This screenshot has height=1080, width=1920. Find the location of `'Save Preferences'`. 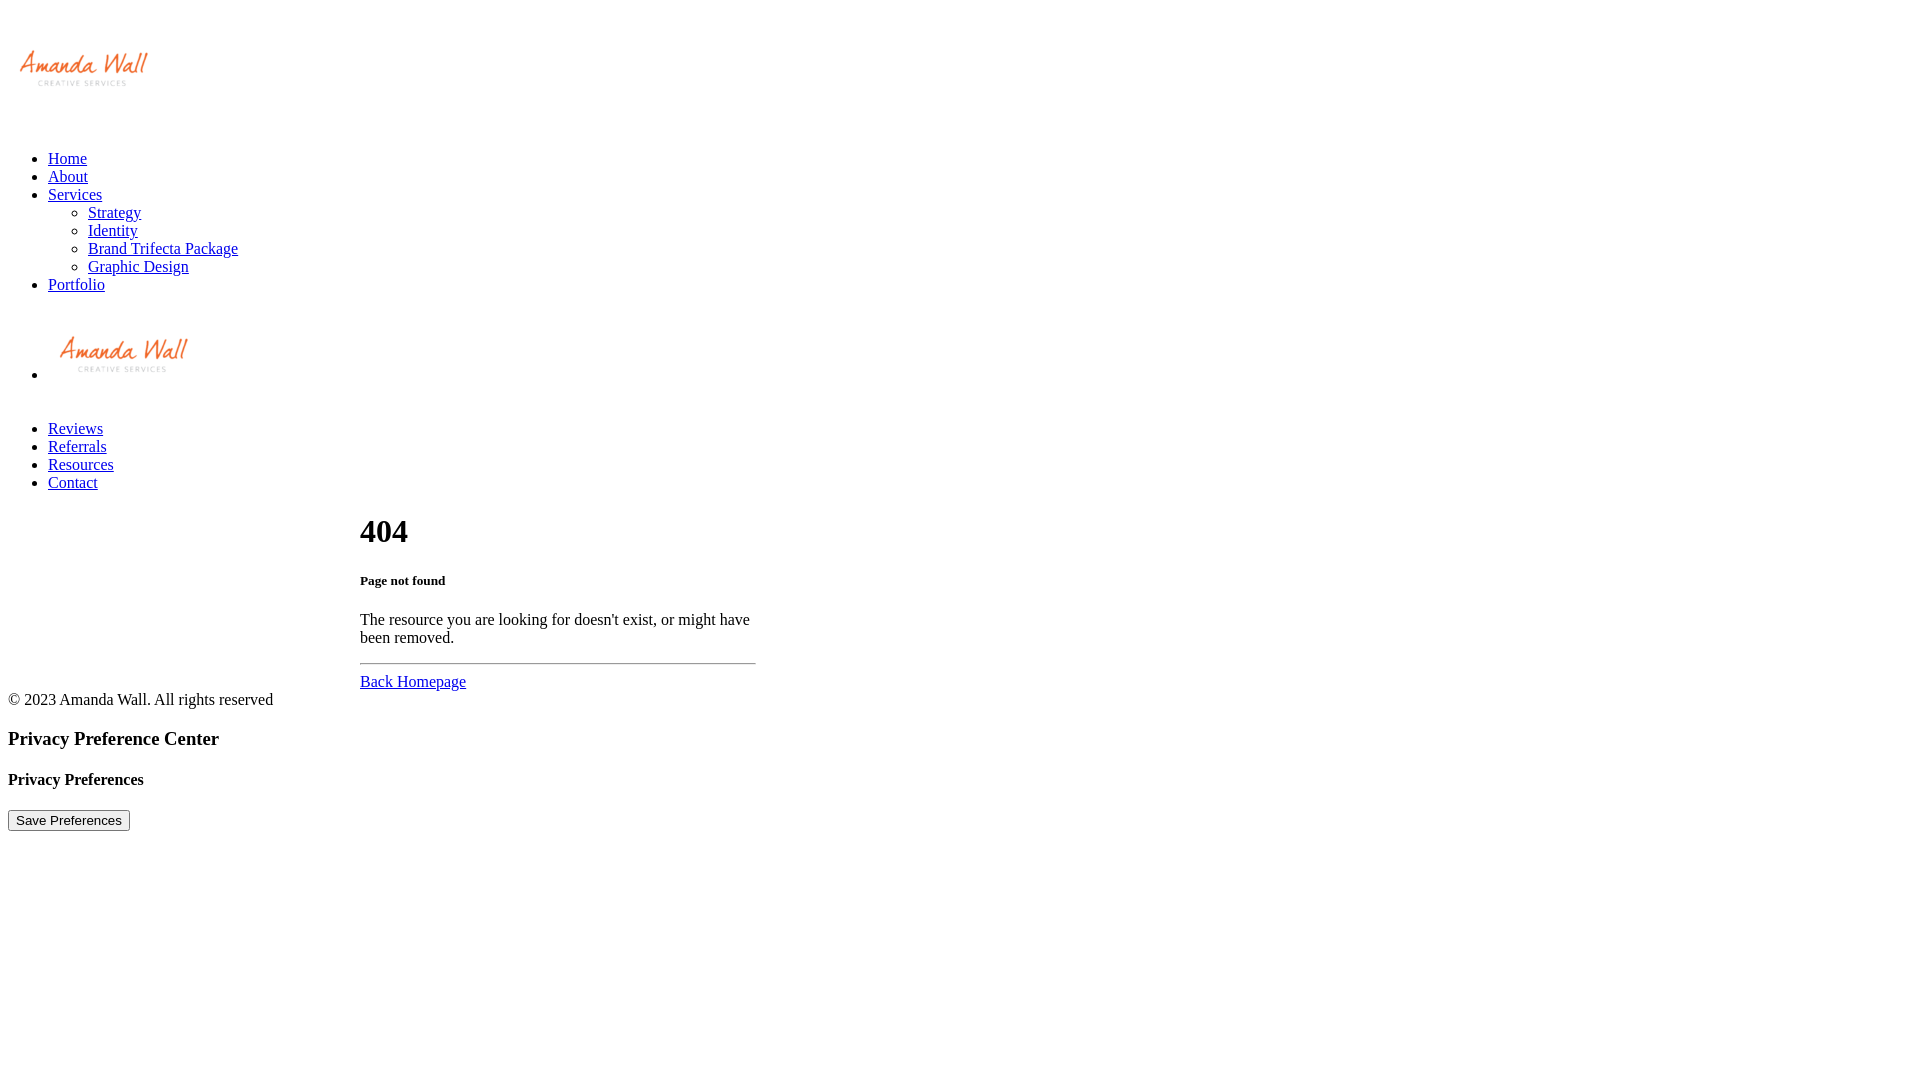

'Save Preferences' is located at coordinates (68, 820).